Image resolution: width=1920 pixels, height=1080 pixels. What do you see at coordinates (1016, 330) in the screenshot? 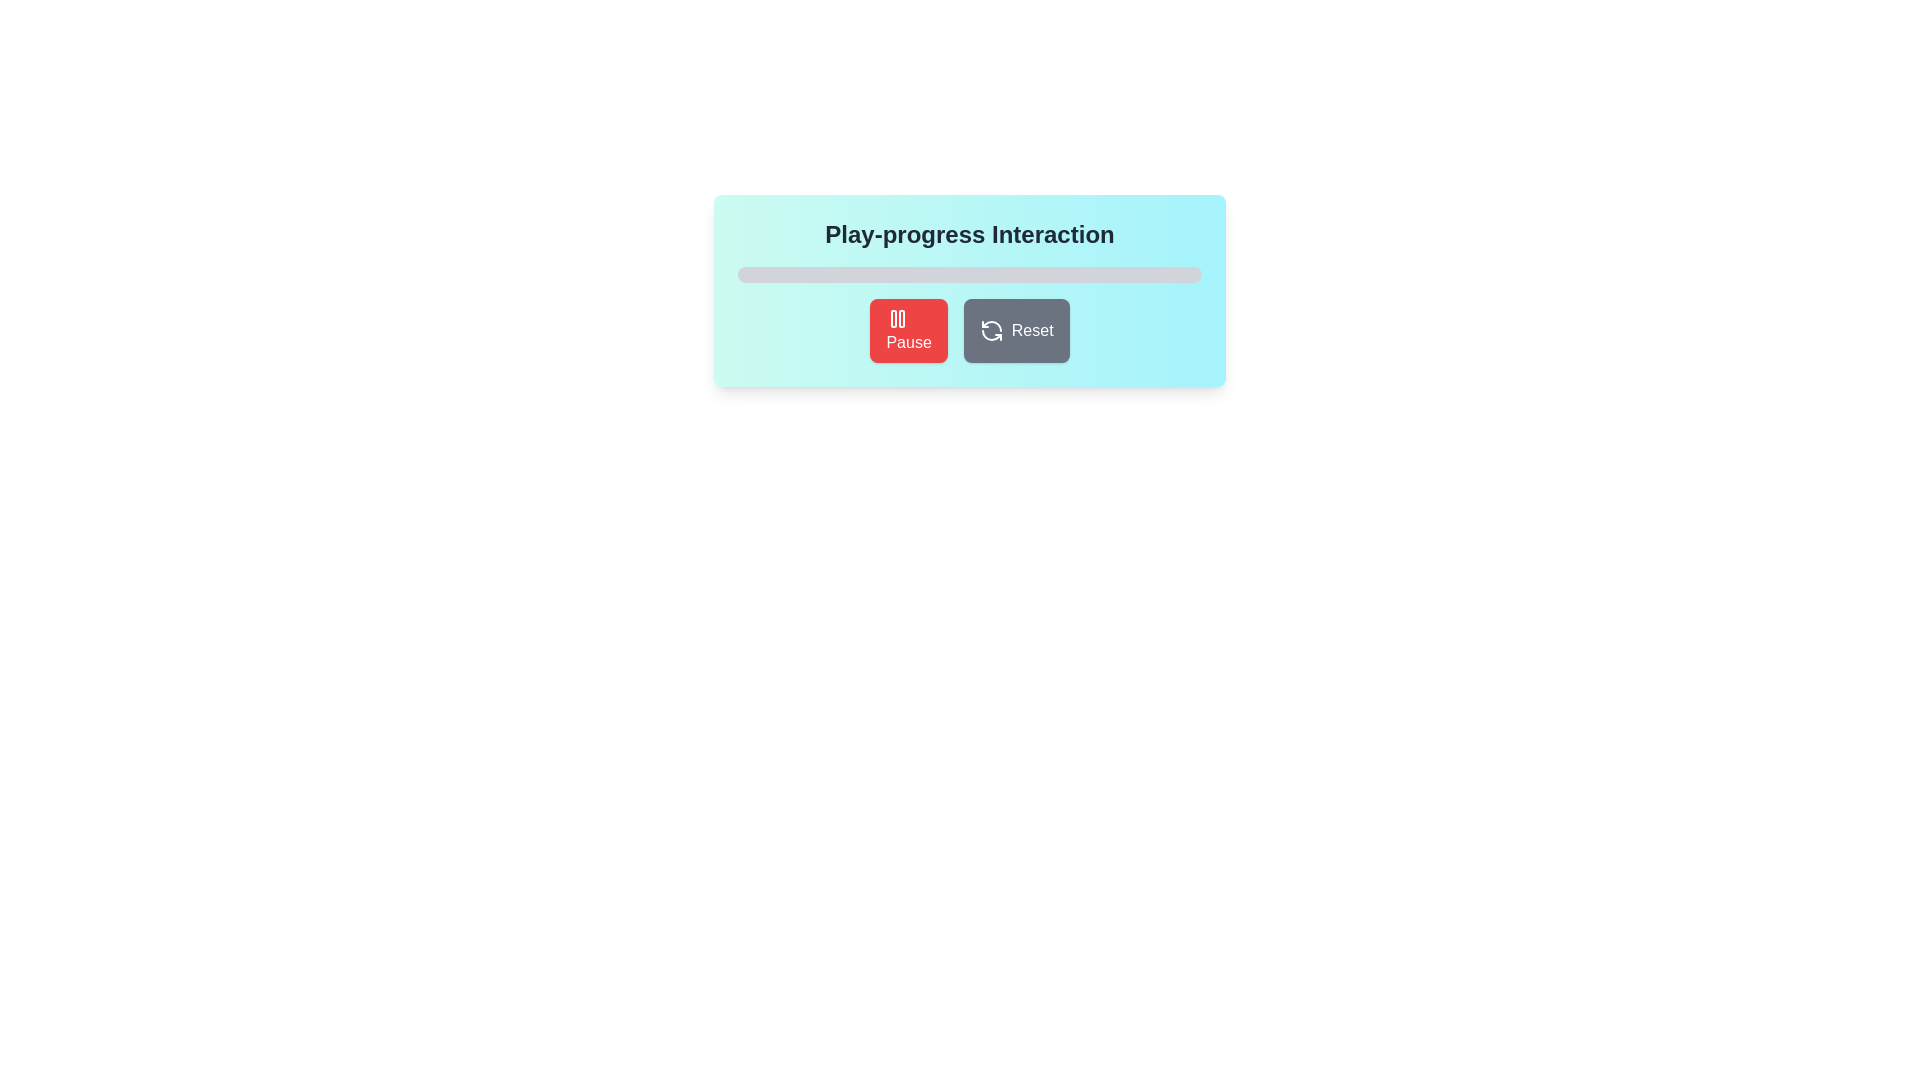
I see `the reset button located to the right of the 'Pause' button` at bounding box center [1016, 330].